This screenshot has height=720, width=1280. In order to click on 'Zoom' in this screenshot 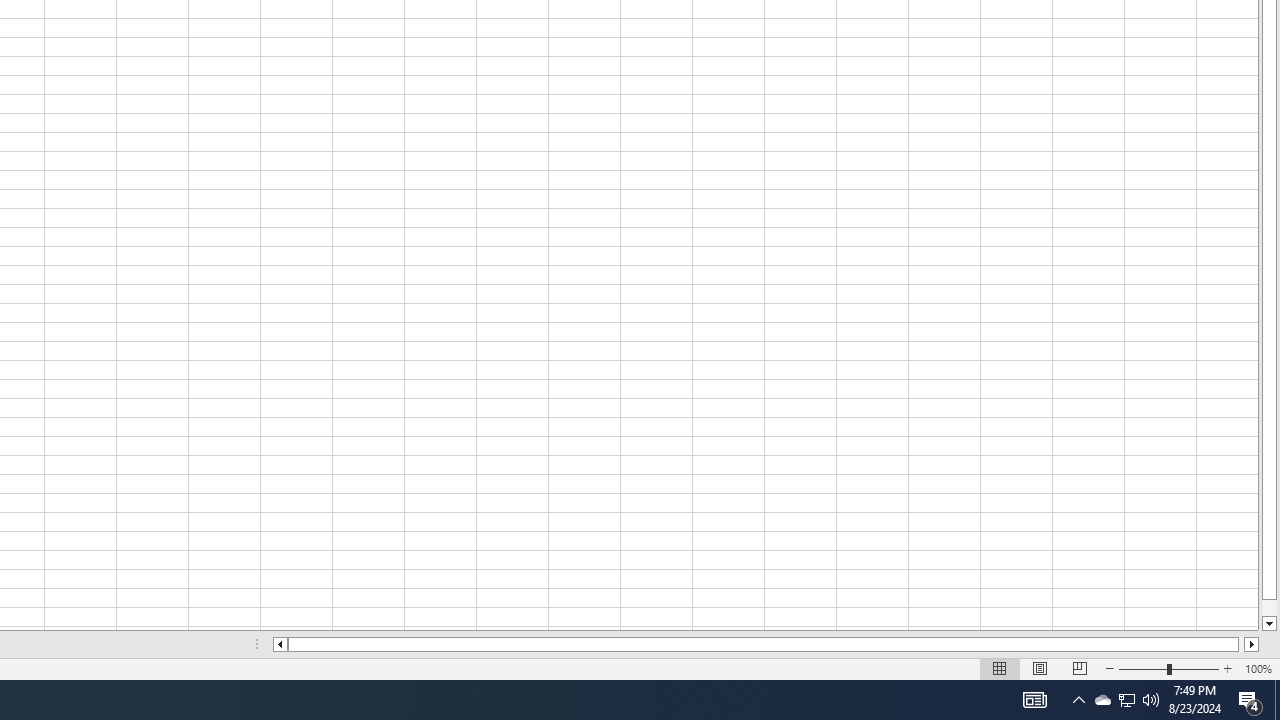, I will do `click(1168, 669)`.